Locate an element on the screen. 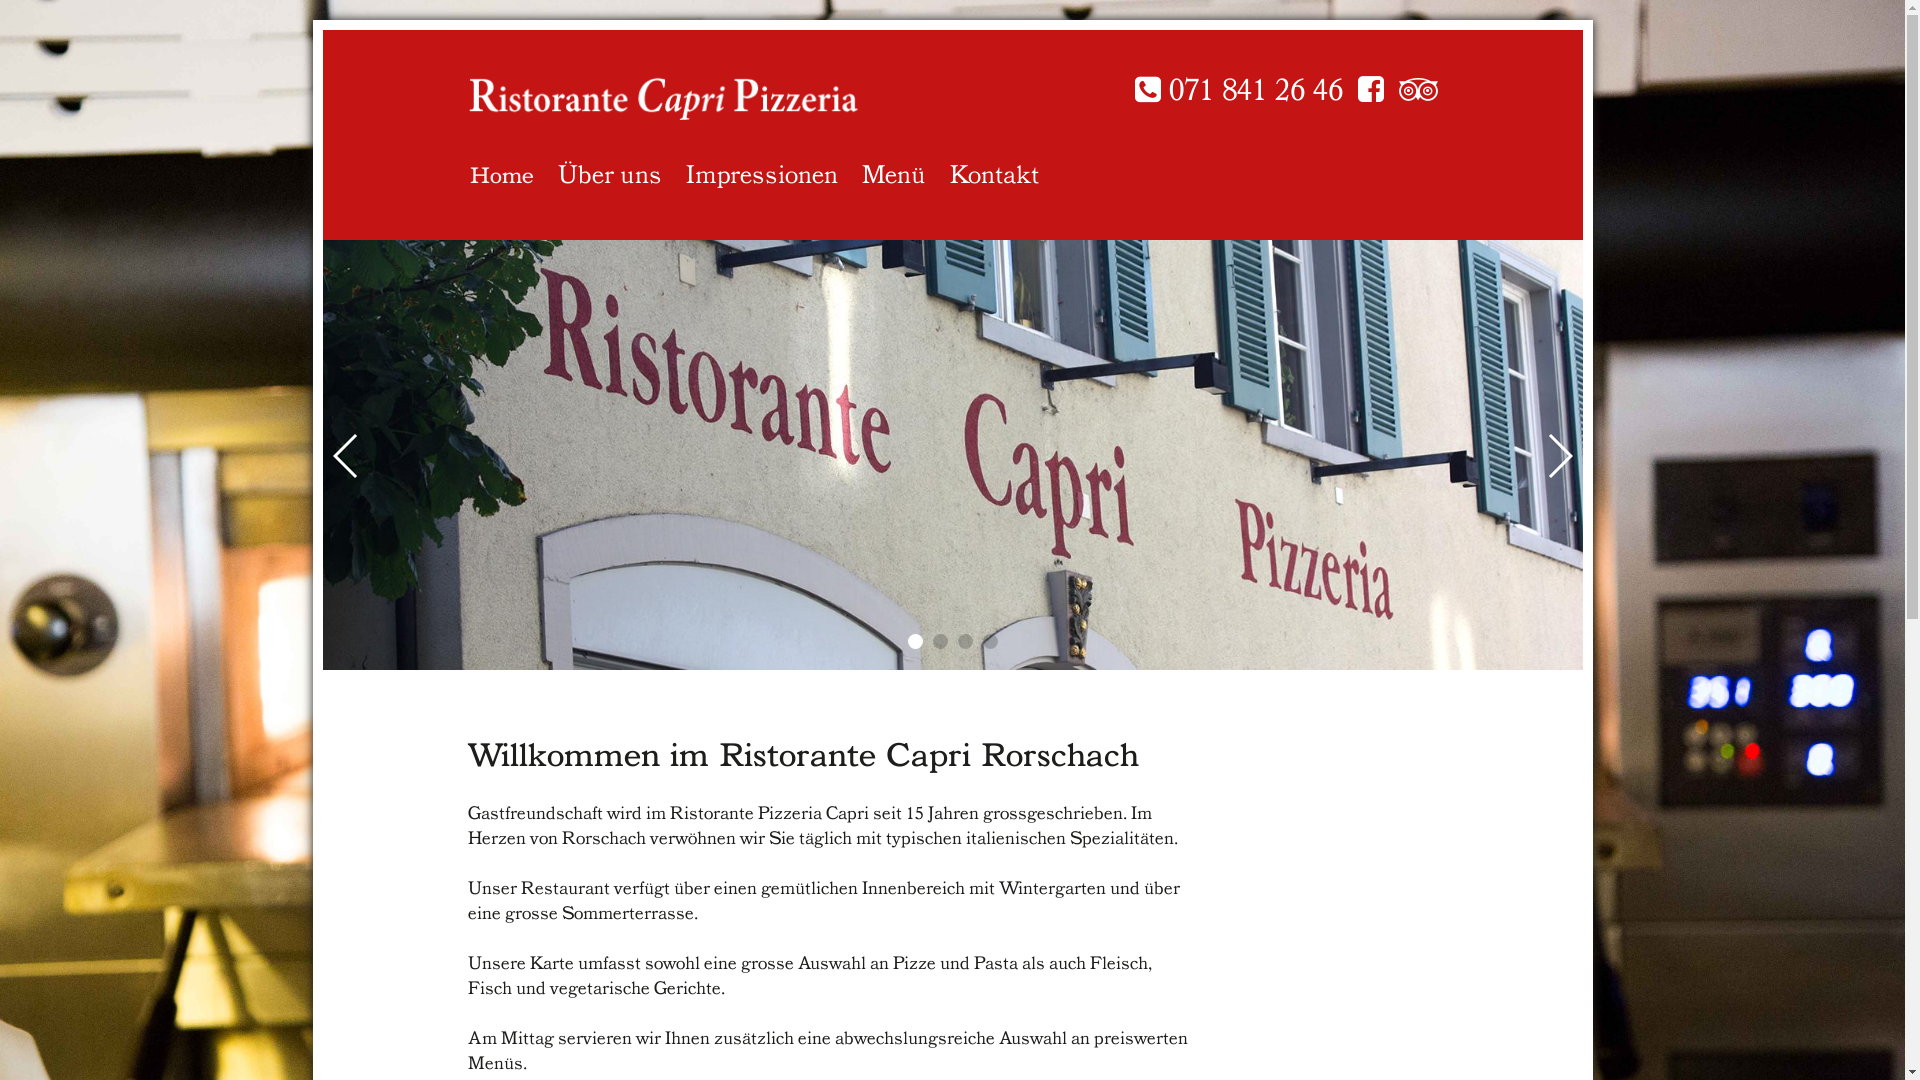 Image resolution: width=1920 pixels, height=1080 pixels. 'Impressionen' is located at coordinates (761, 168).